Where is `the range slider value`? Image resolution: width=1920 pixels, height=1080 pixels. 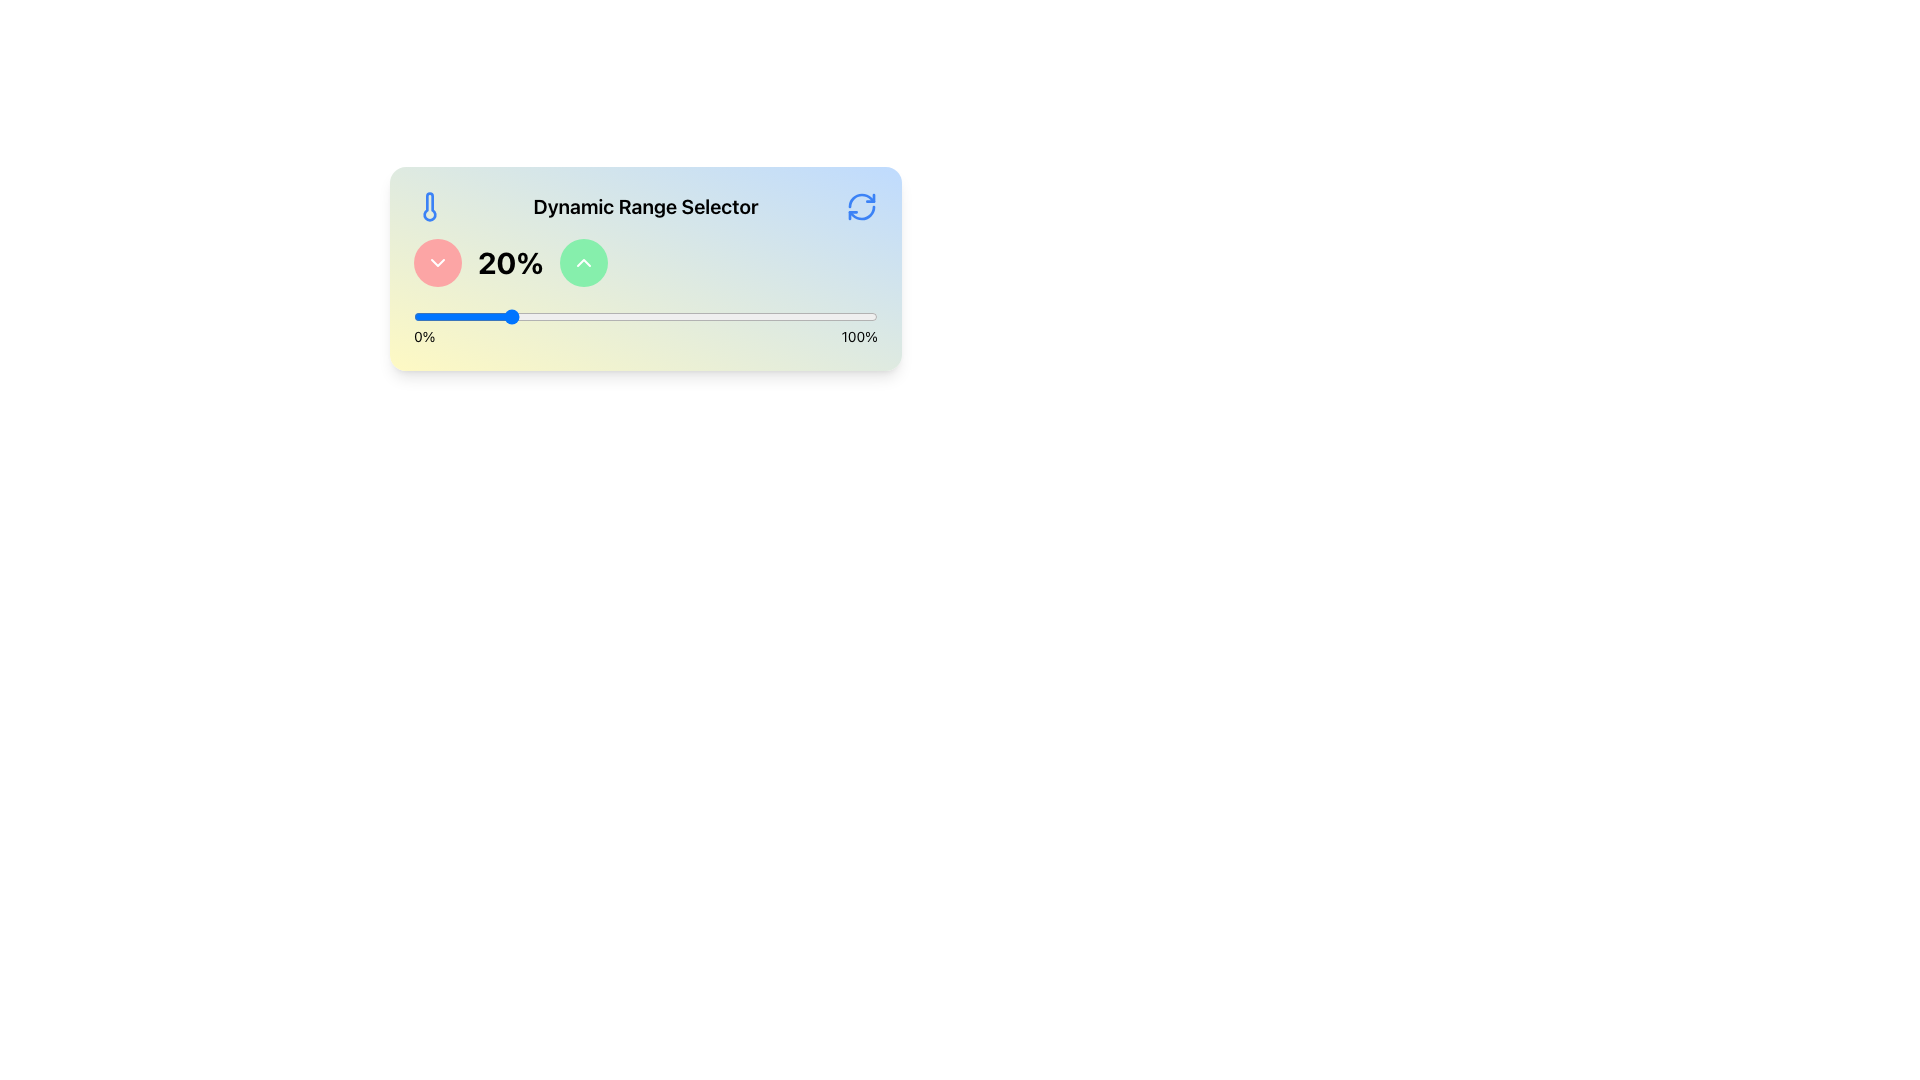
the range slider value is located at coordinates (798, 315).